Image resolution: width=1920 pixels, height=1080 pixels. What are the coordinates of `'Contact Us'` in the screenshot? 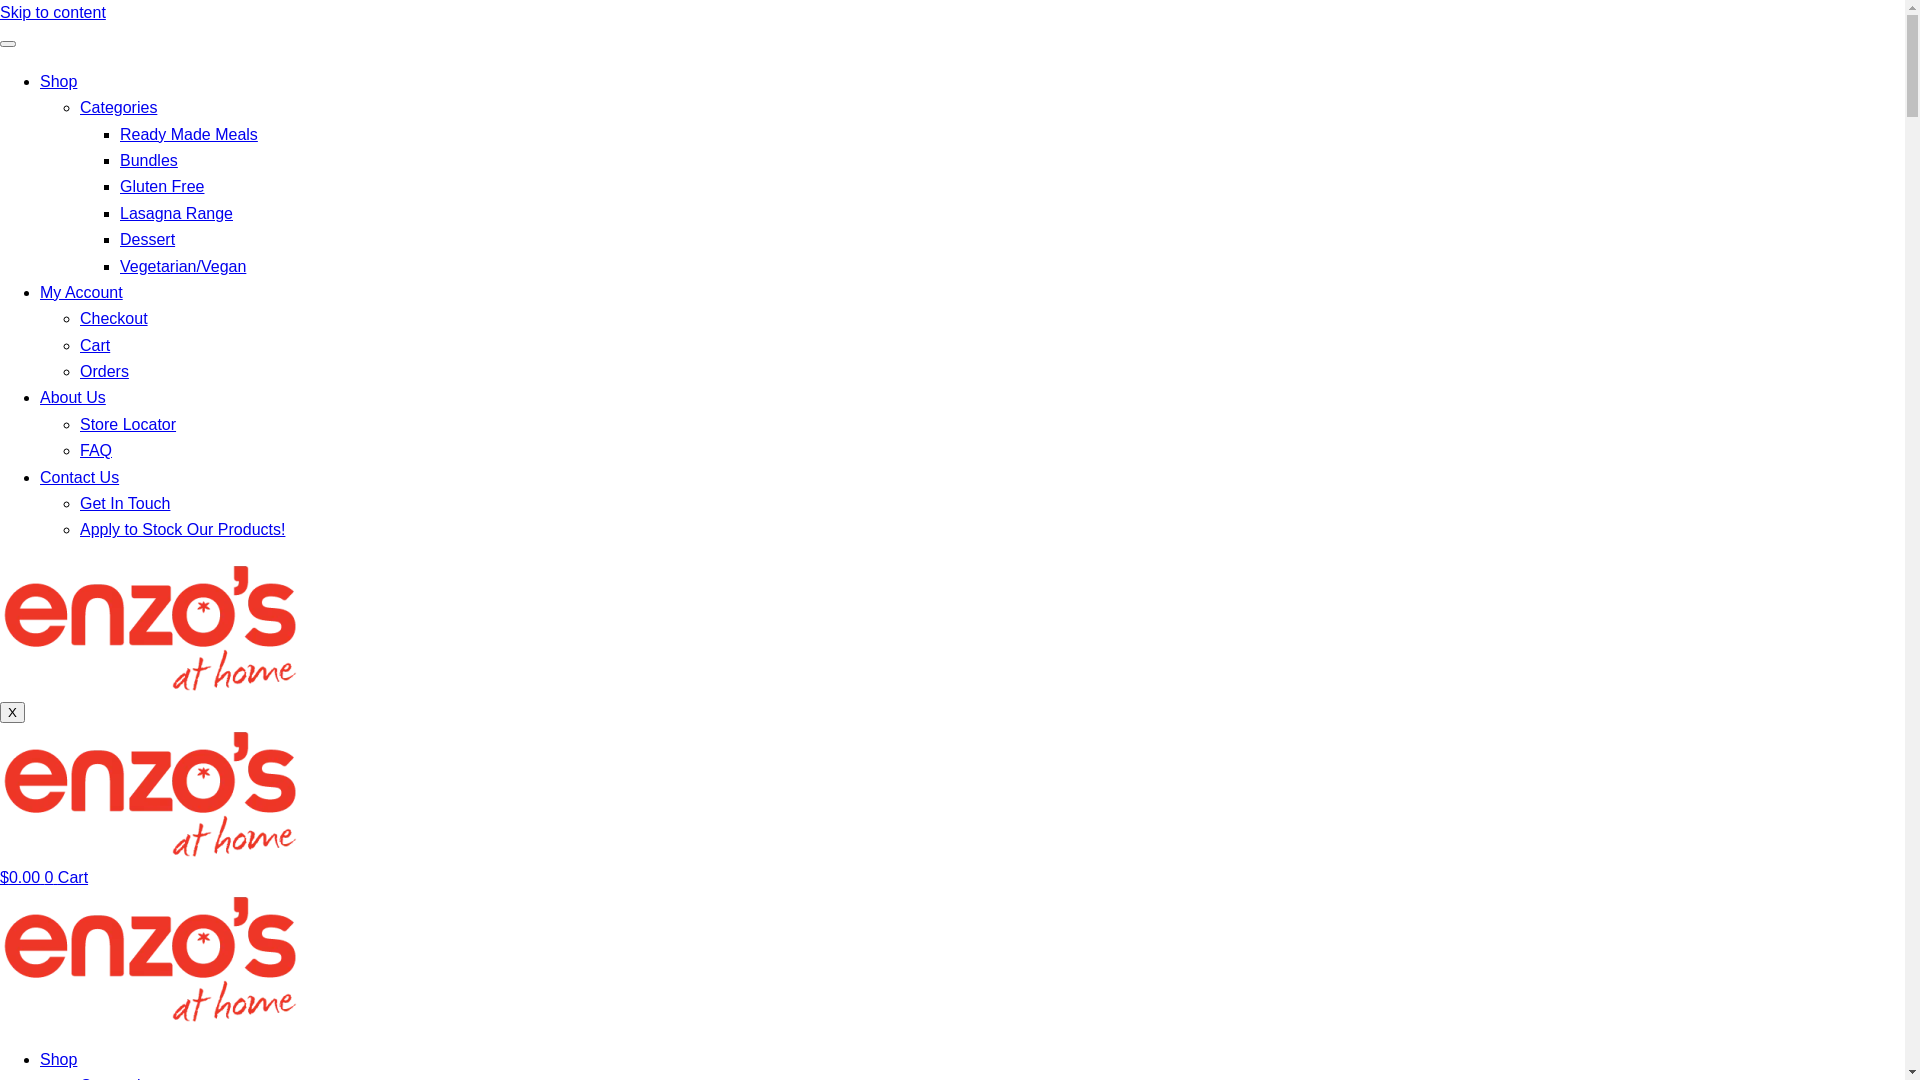 It's located at (79, 477).